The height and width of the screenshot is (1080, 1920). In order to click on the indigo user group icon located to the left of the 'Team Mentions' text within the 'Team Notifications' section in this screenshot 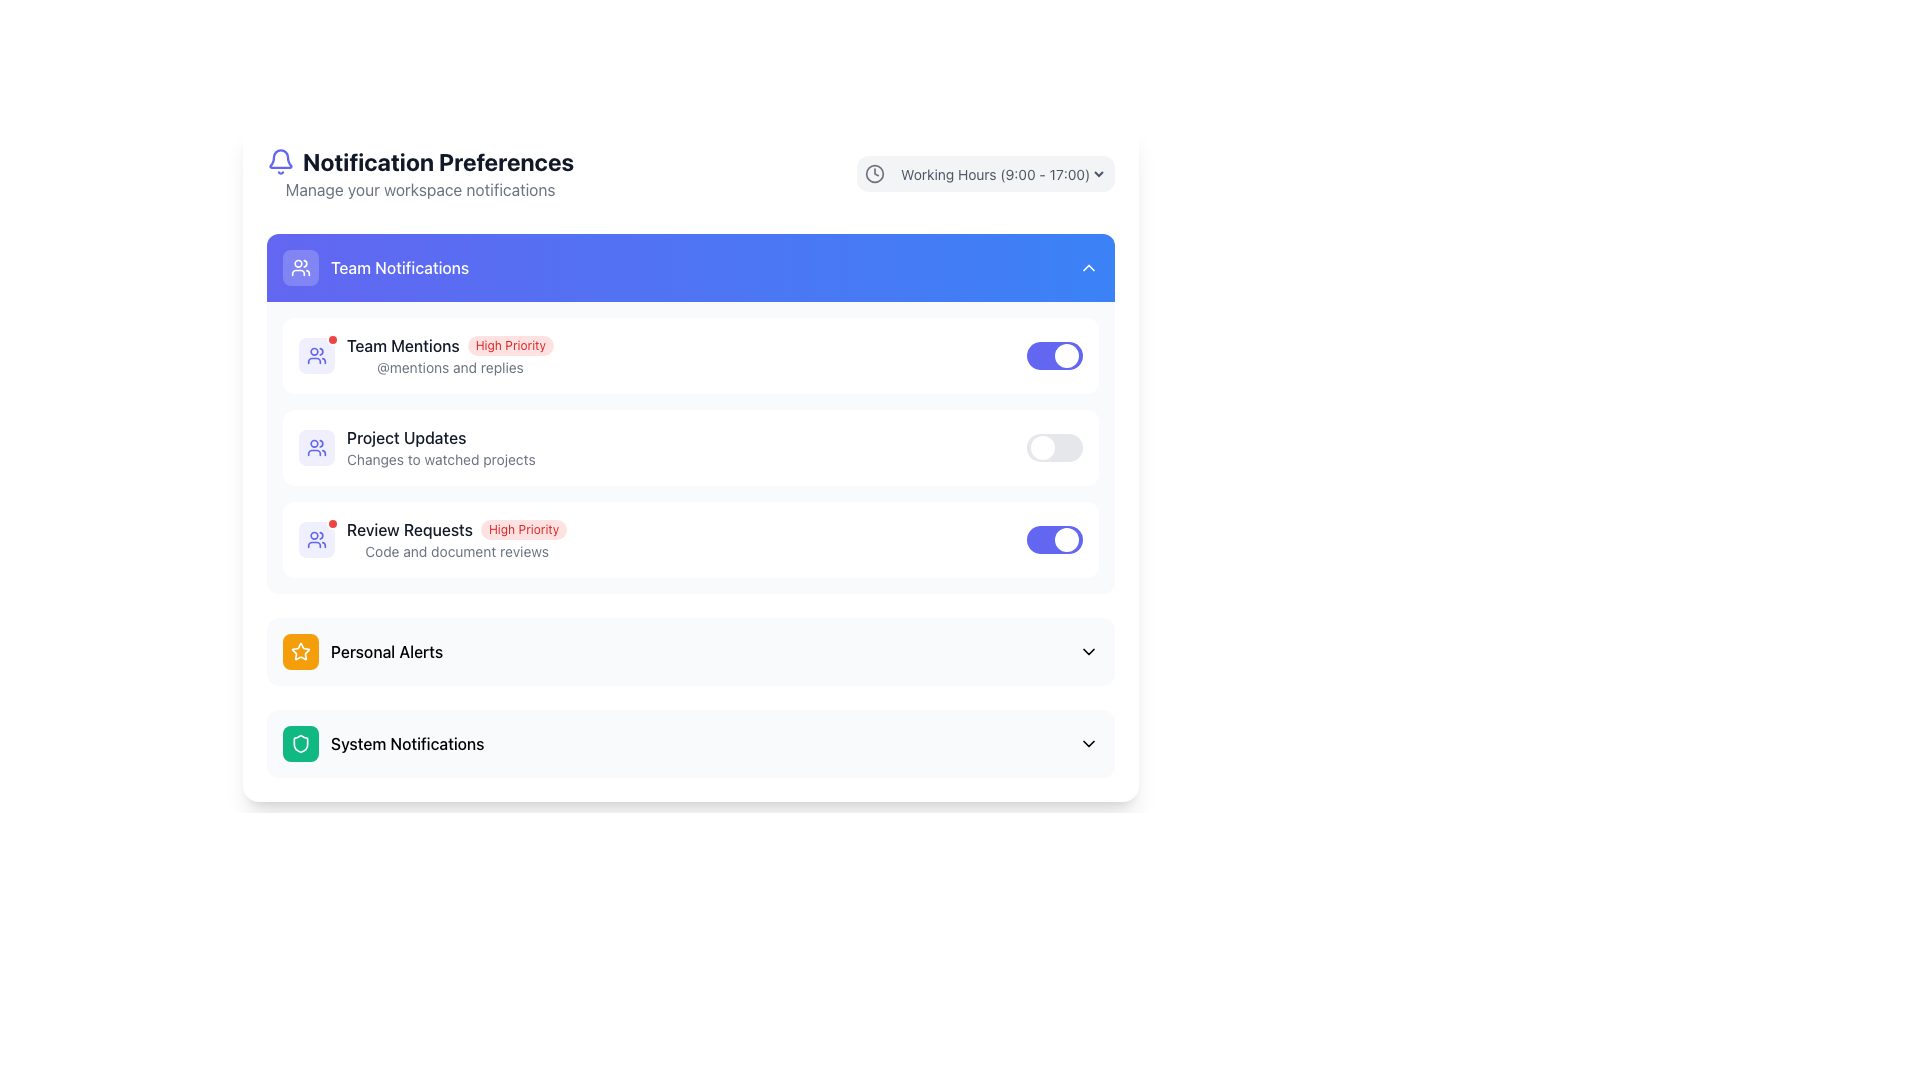, I will do `click(315, 354)`.